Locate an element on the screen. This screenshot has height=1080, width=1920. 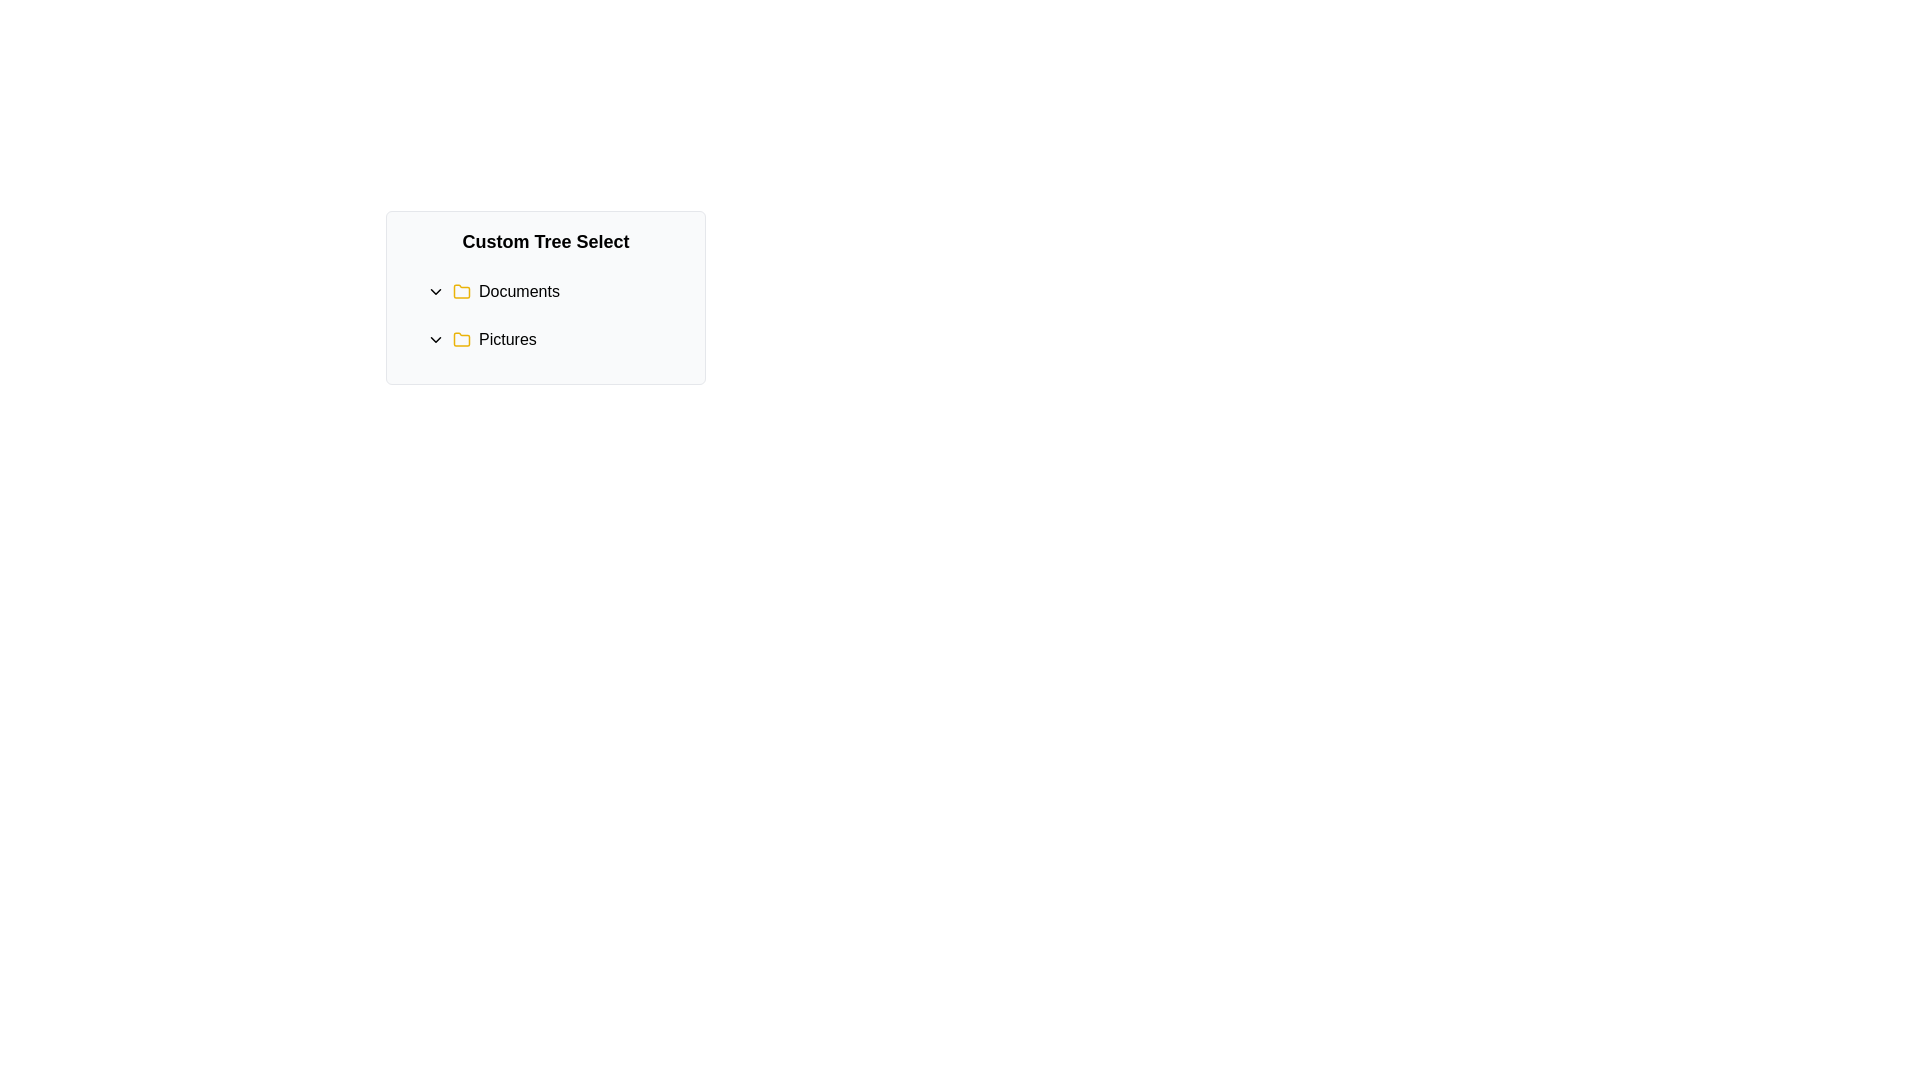
the black downward-facing chevron icon located to the left of the 'Pictures' label is located at coordinates (439, 338).